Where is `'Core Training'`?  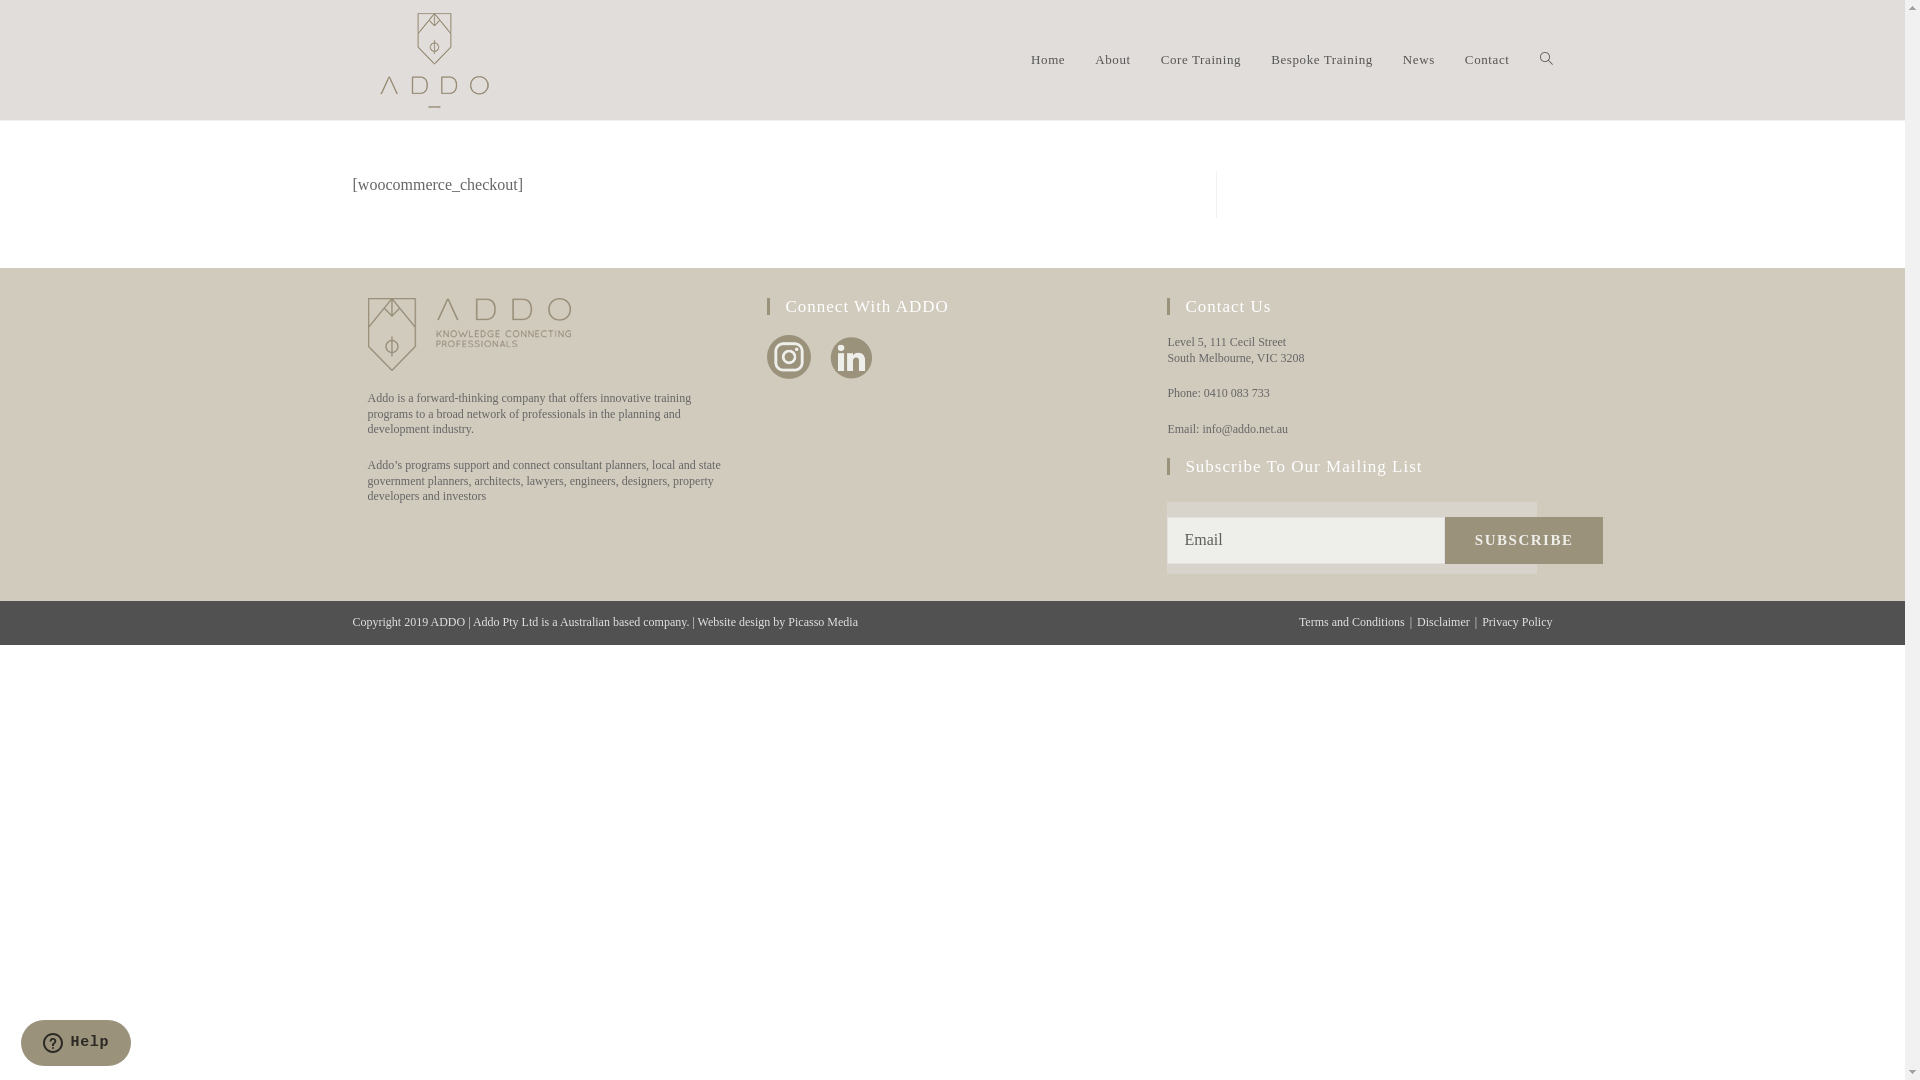
'Core Training' is located at coordinates (1200, 59).